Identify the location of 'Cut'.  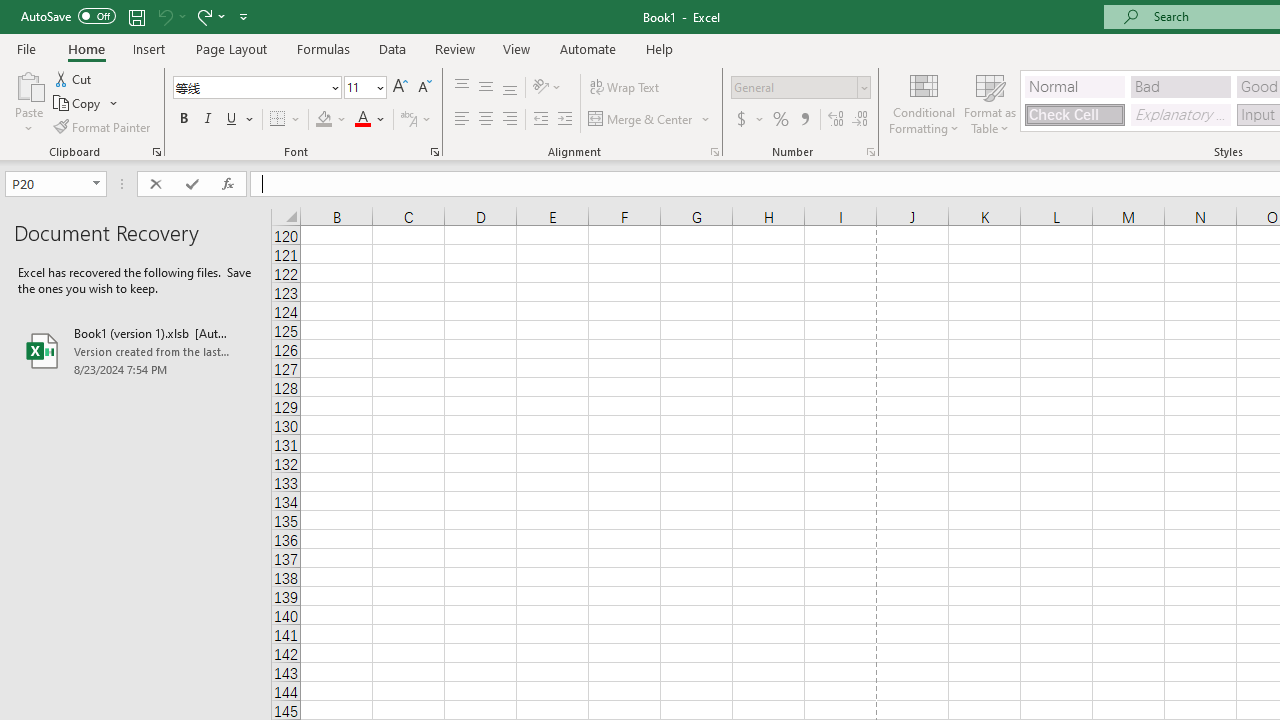
(74, 78).